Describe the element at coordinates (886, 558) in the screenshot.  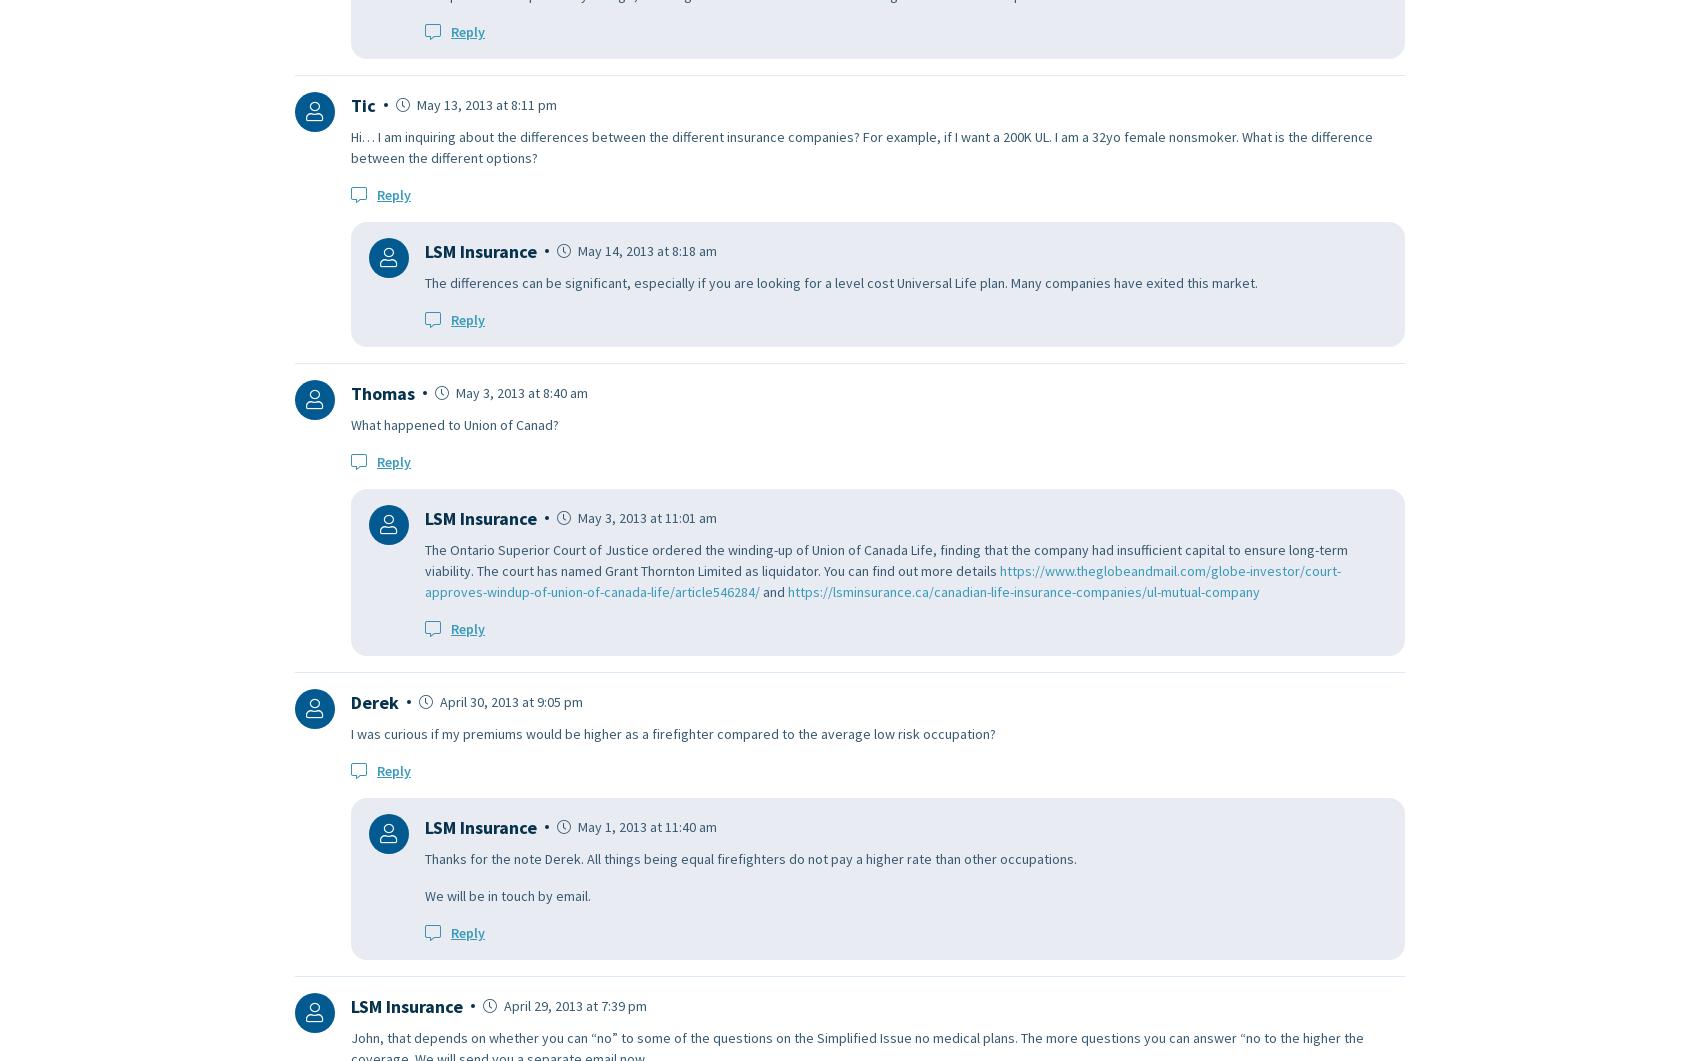
I see `'The Ontario Superior Court of Justice ordered the winding-up of Union of Canada Life, finding that the company had insufficient capital to ensure long-term viability. The court has named Grant Thornton Limited as liquidator.  You can find out more details'` at that location.